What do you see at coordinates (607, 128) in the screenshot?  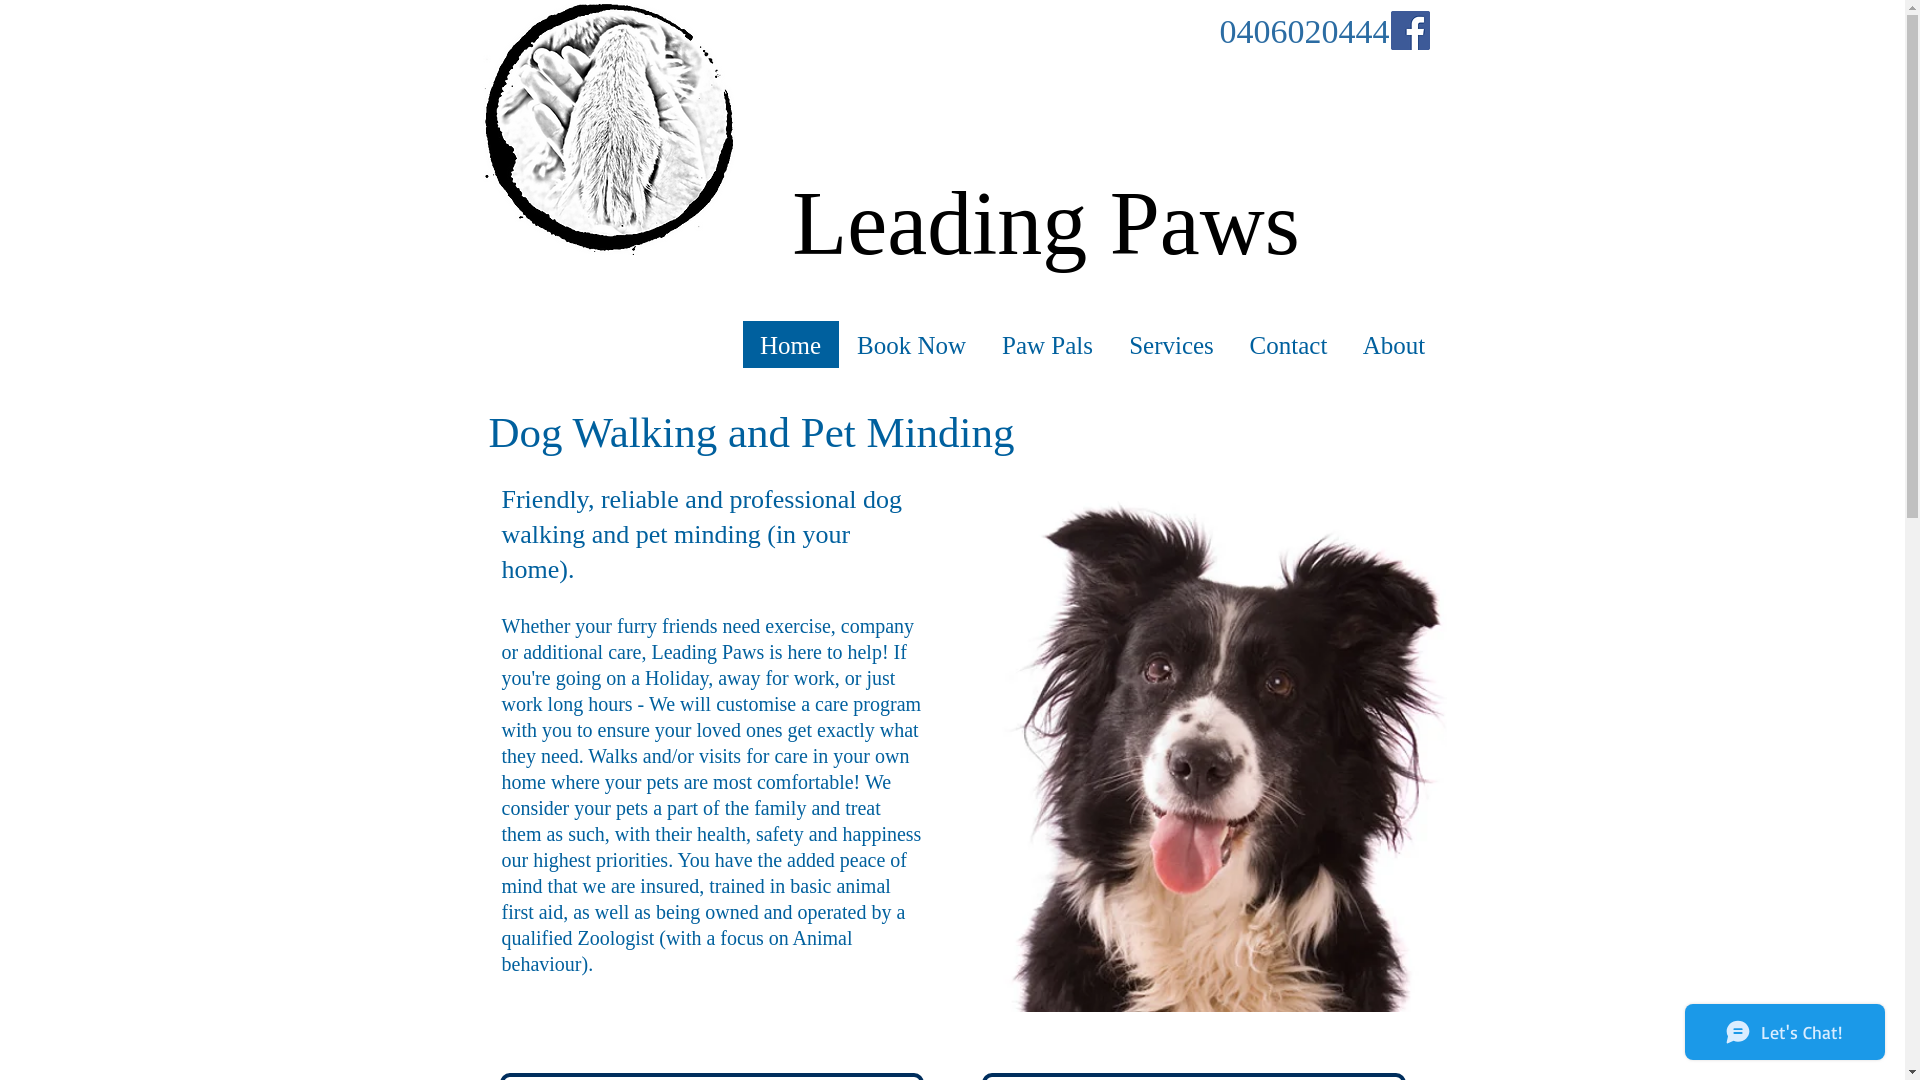 I see `'Leading Paws Logo.png'` at bounding box center [607, 128].